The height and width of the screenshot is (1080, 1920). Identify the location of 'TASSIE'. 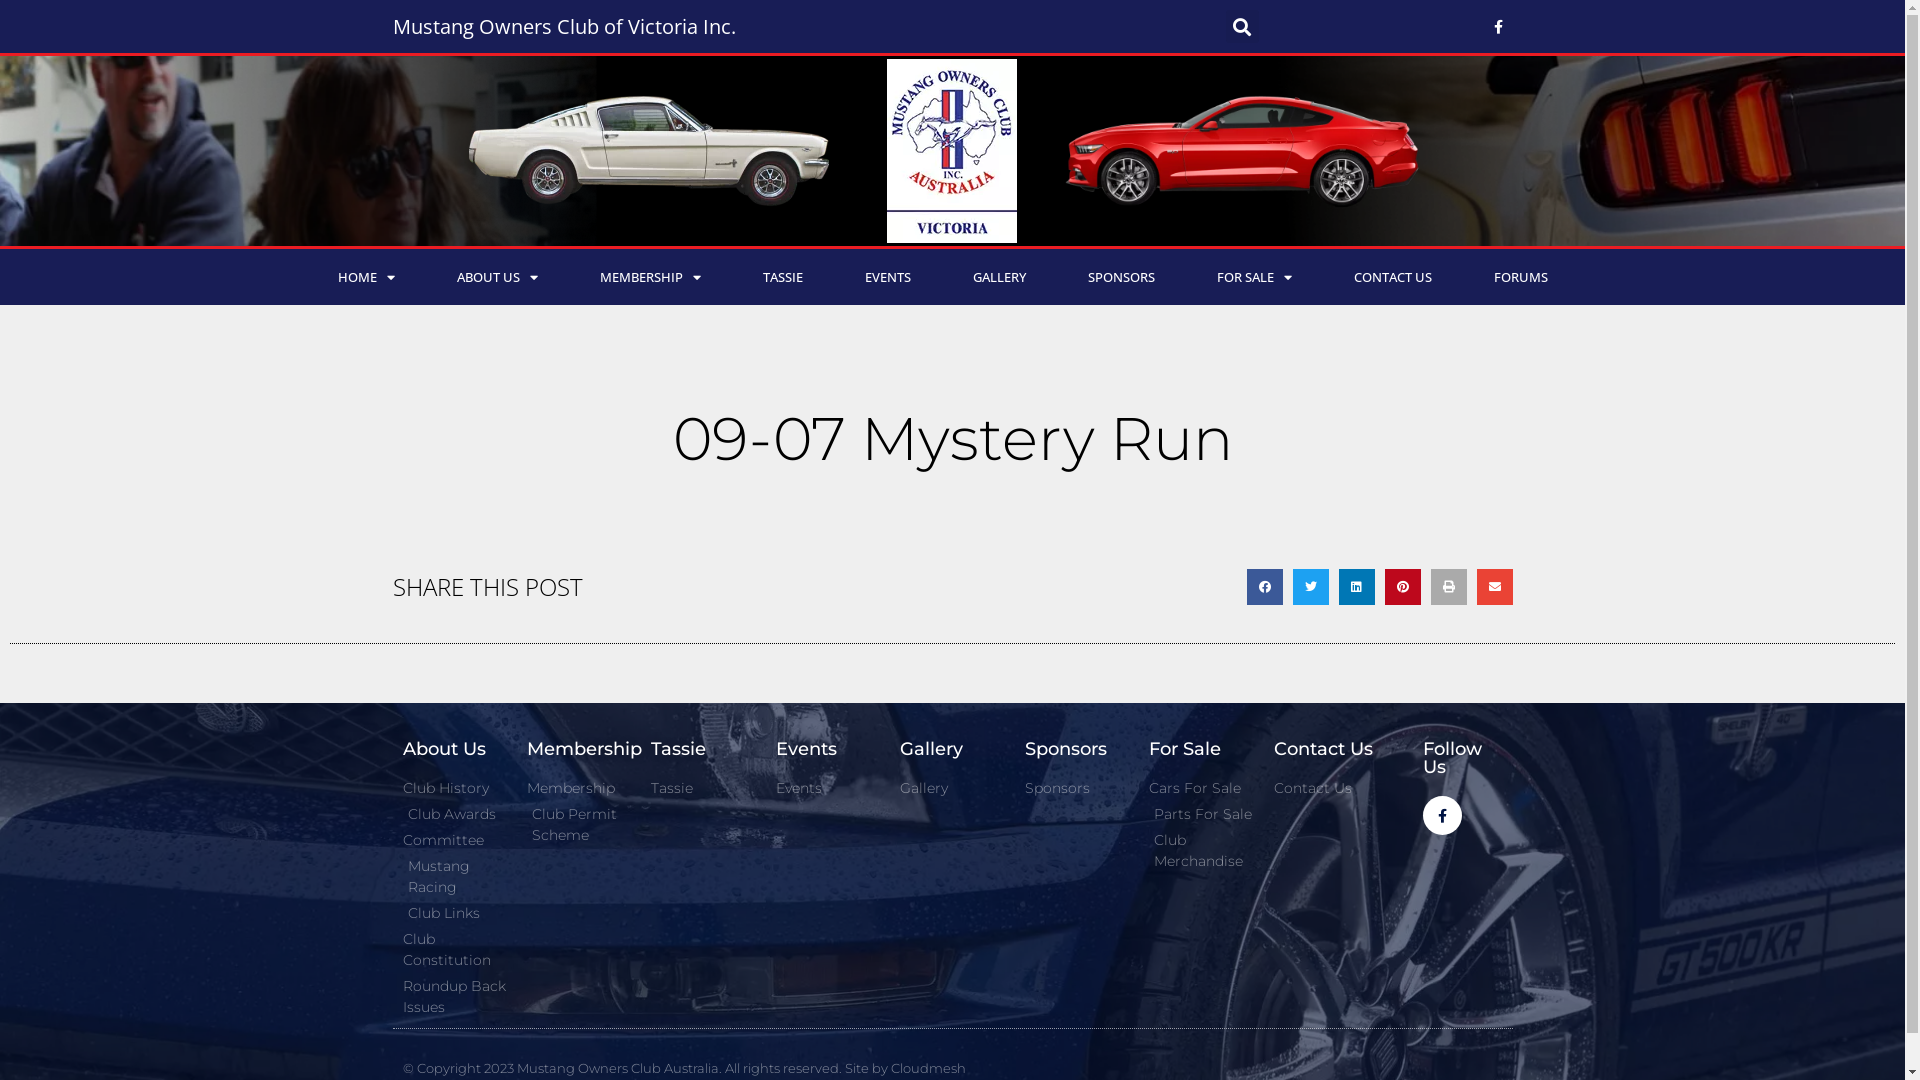
(730, 277).